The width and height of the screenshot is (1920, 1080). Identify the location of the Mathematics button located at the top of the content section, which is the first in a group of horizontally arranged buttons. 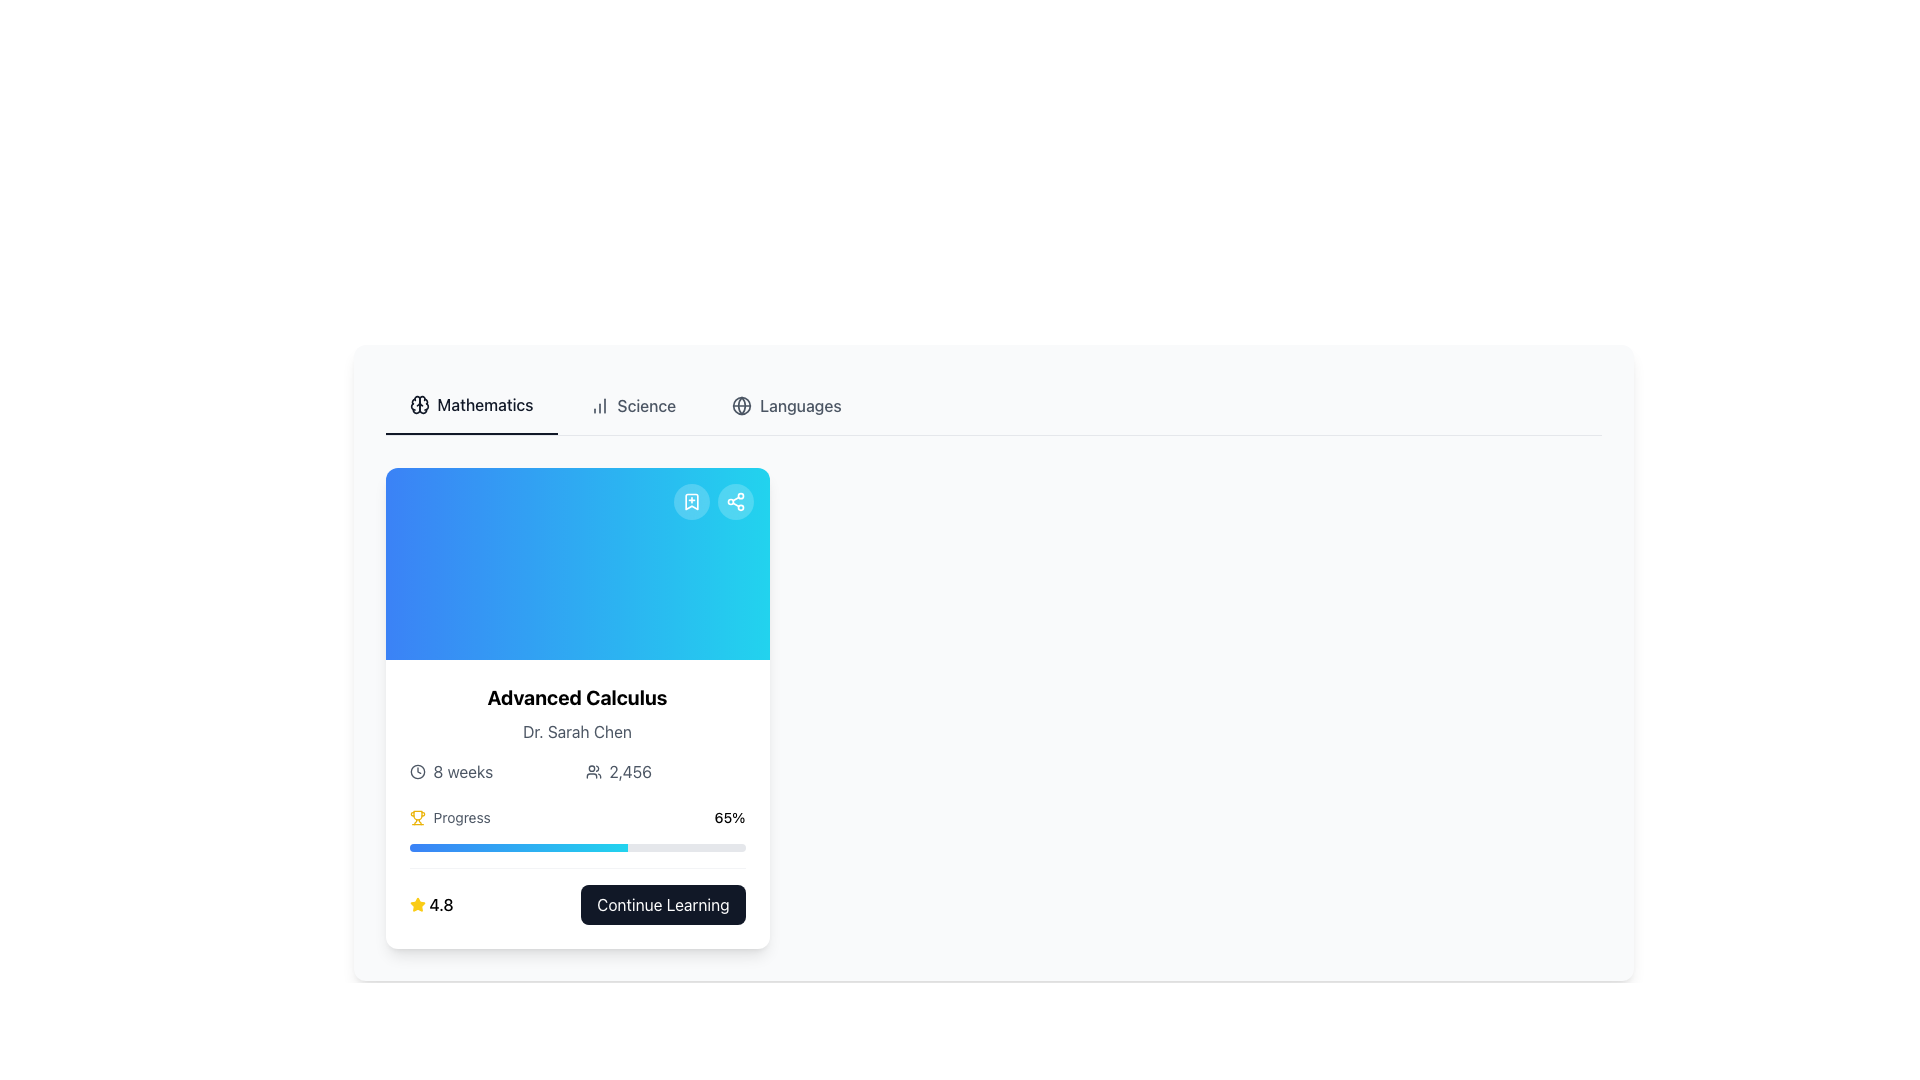
(470, 405).